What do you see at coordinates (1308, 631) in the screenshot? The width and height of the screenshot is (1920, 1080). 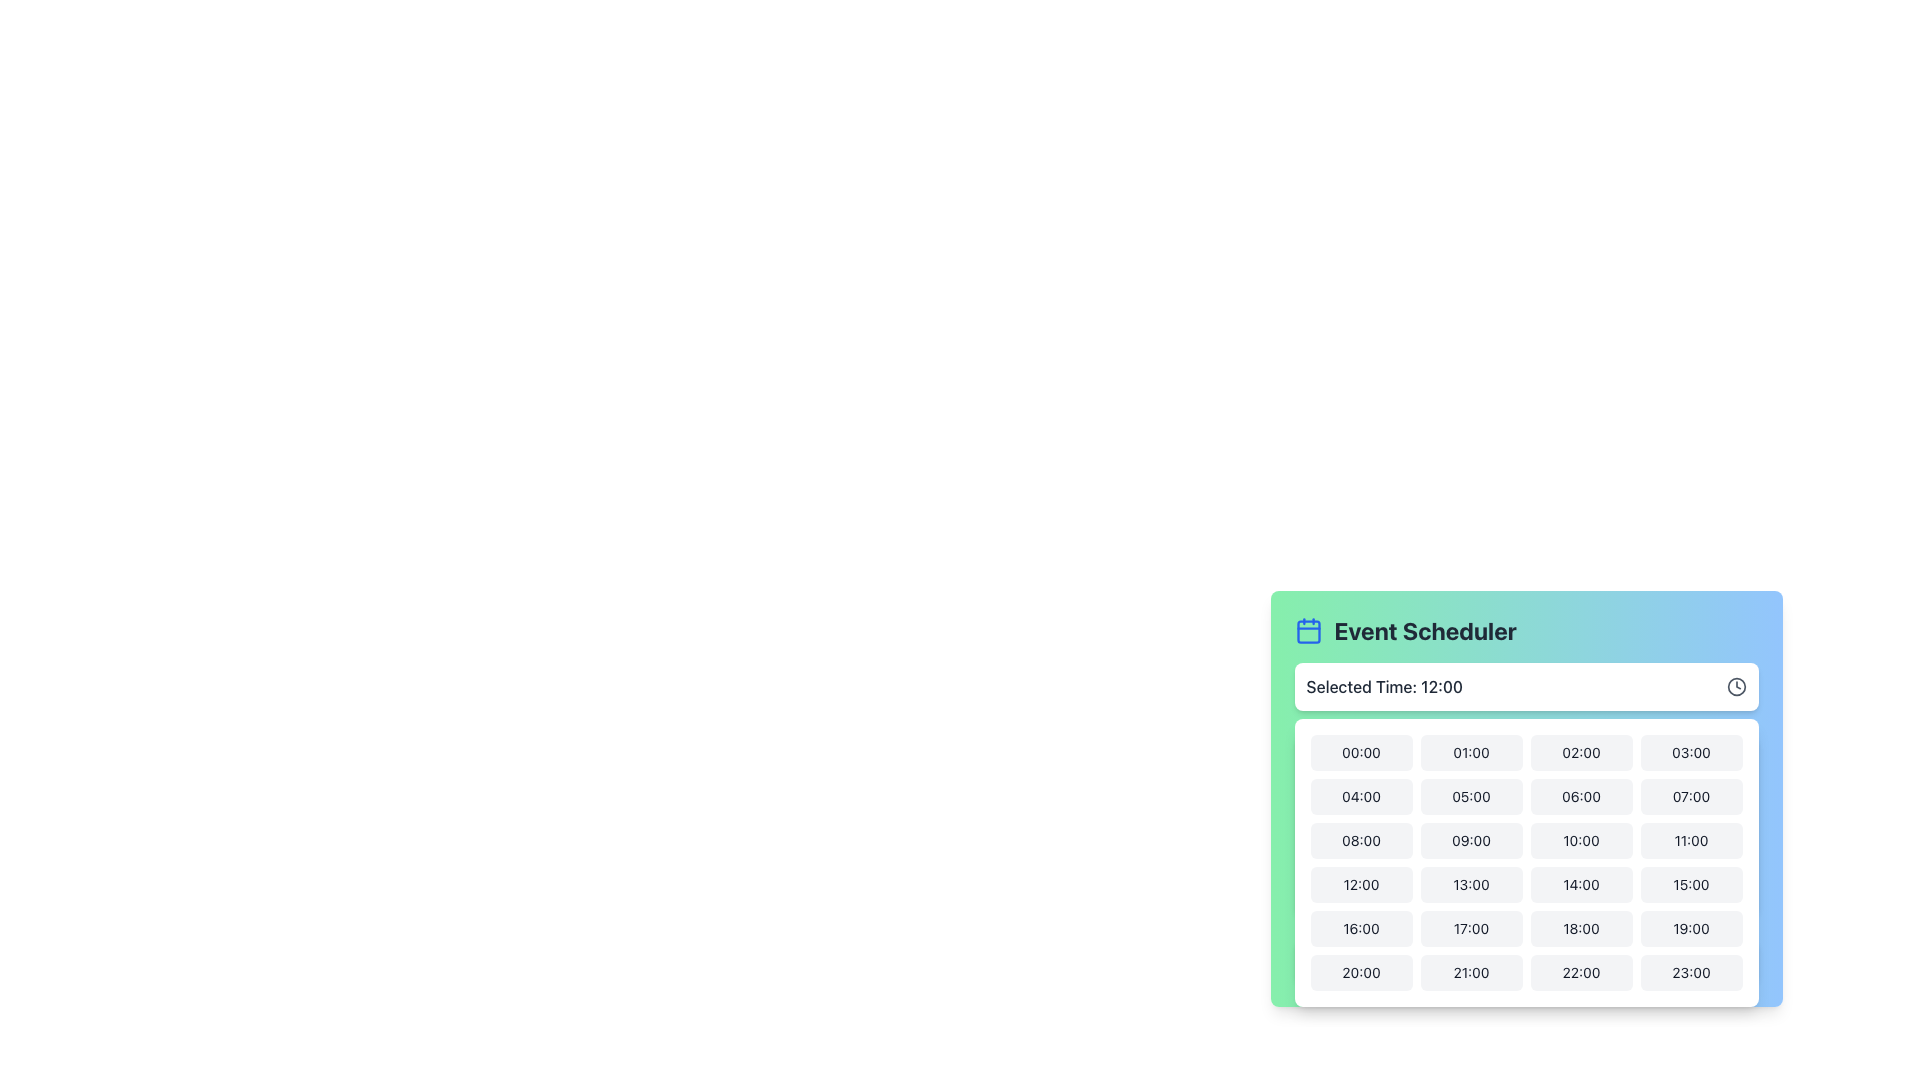 I see `the calendar icon representing the 'Event Scheduler' section, which is located on the top-left corner of the panel next to the header text 'Event Scheduler'` at bounding box center [1308, 631].